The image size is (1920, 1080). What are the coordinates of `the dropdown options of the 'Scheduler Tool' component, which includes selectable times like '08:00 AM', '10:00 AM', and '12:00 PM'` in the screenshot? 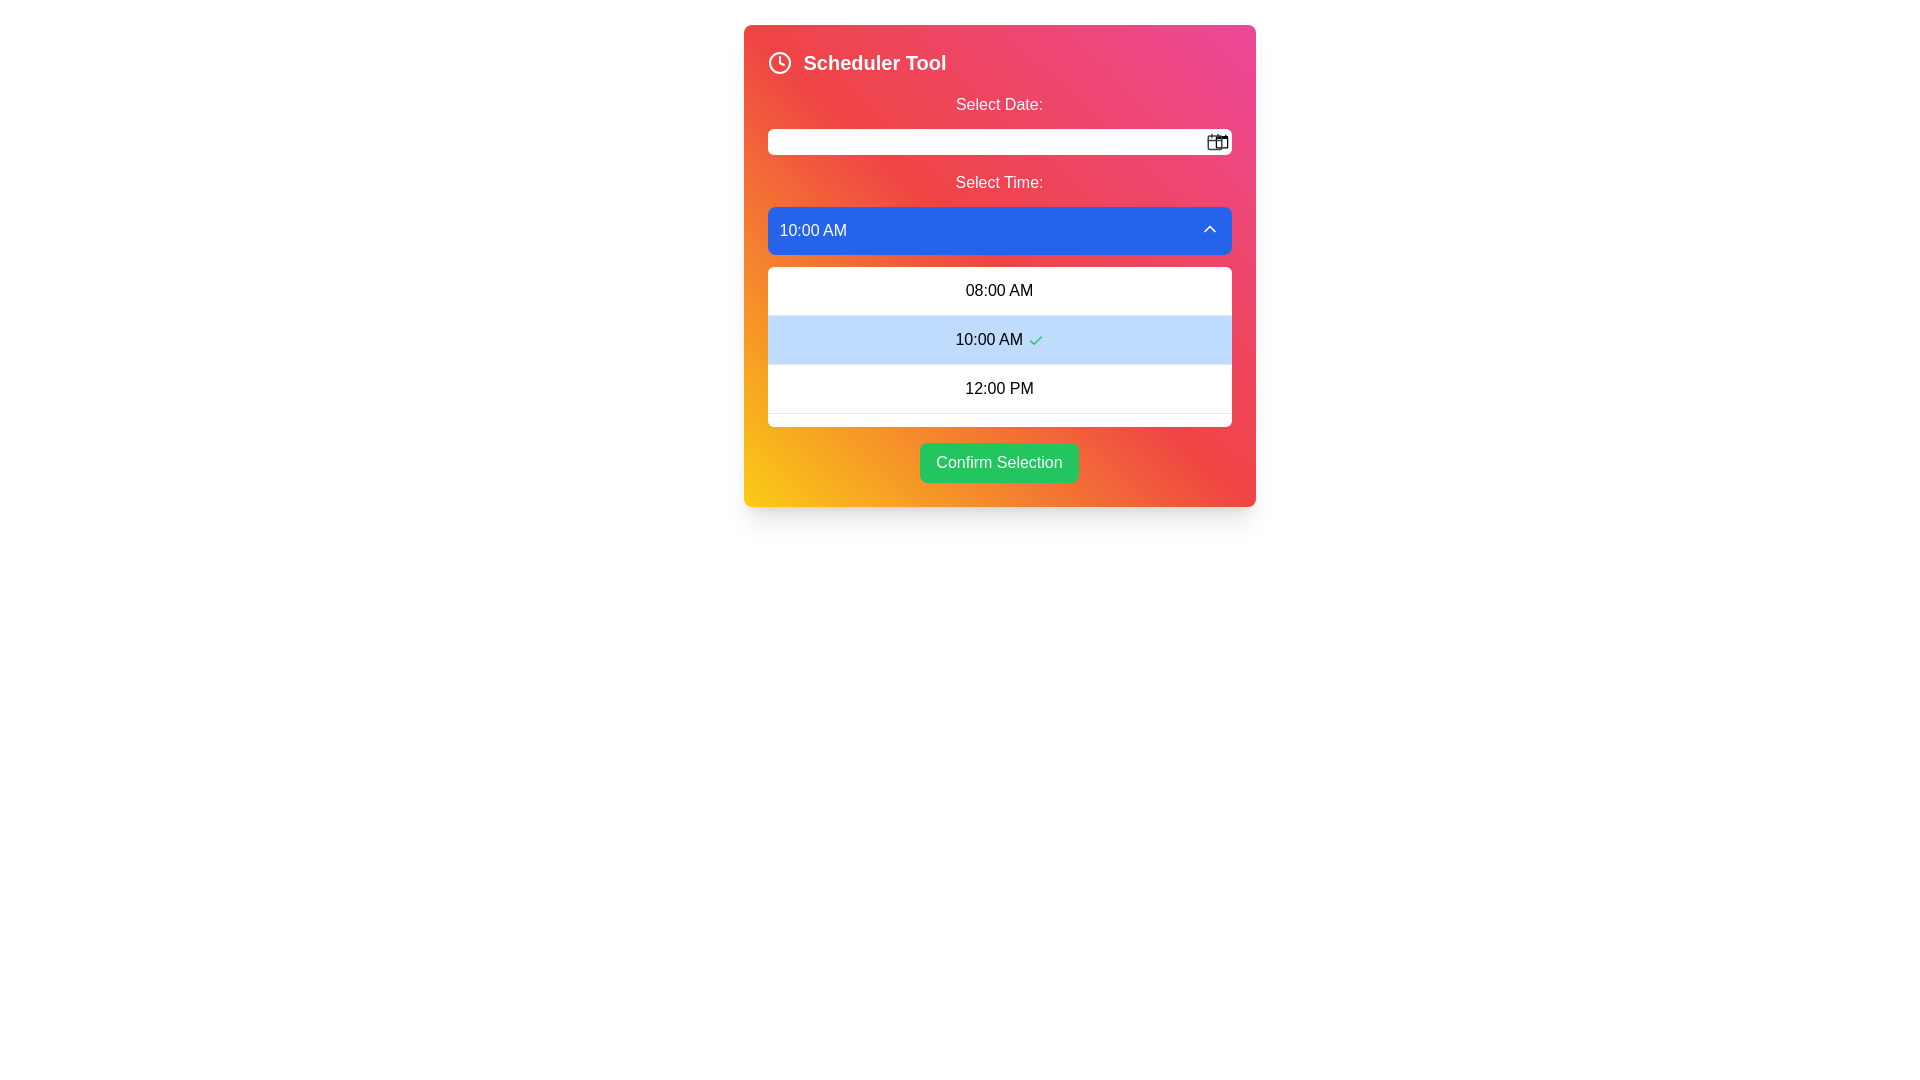 It's located at (999, 265).